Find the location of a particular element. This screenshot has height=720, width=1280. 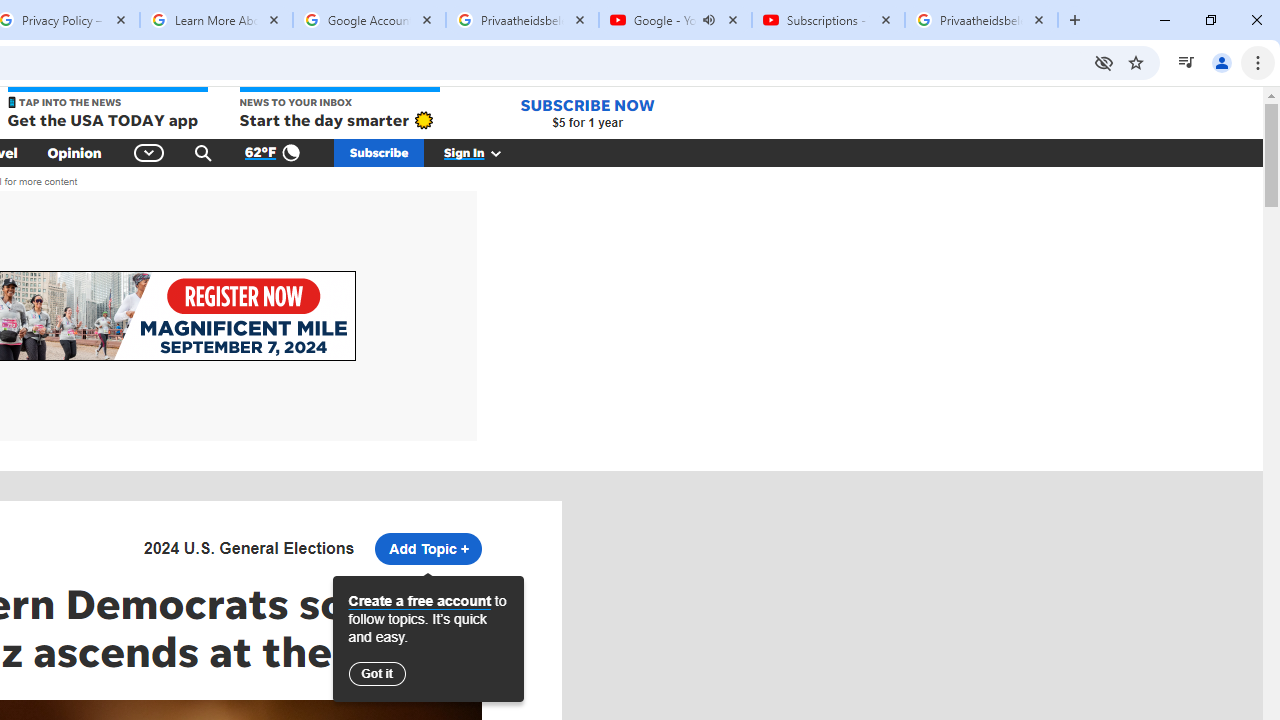

'Third-party cookies blocked' is located at coordinates (1103, 61).